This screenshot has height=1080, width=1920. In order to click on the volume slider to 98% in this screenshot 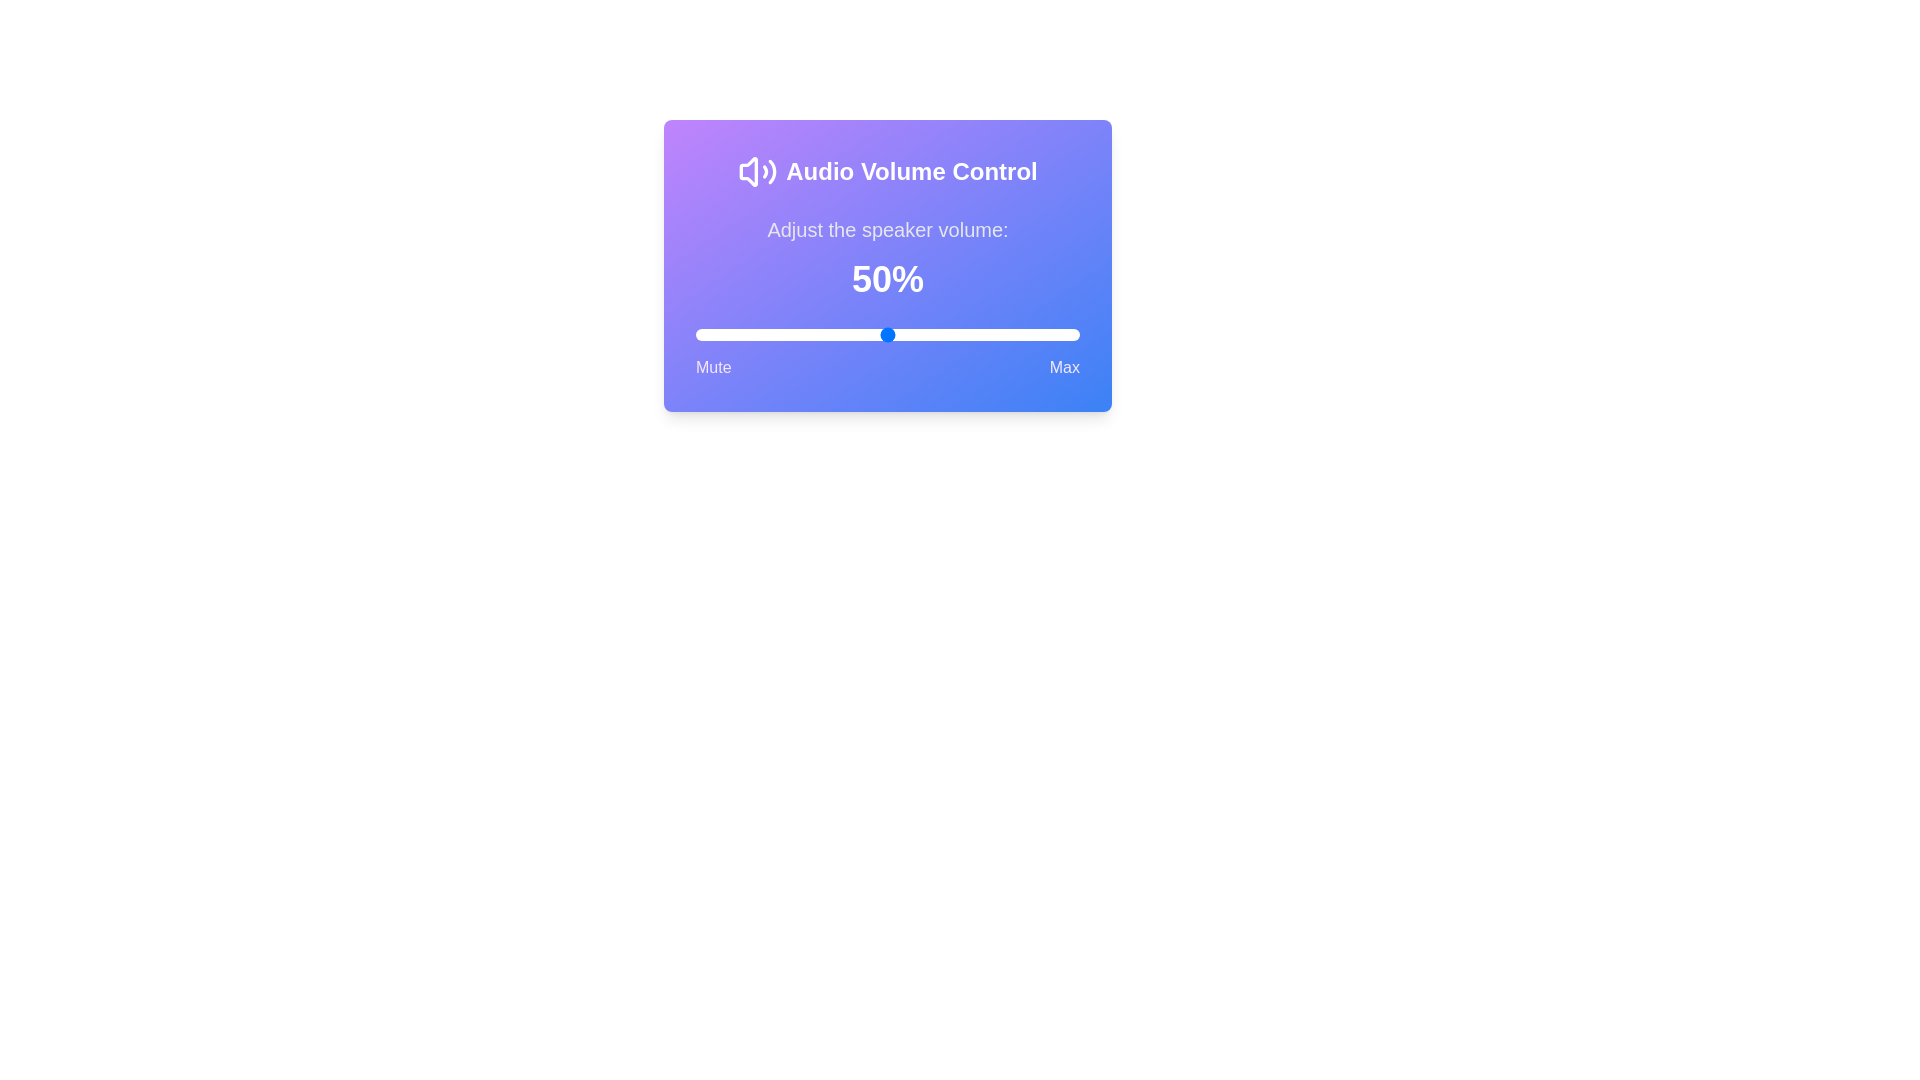, I will do `click(1071, 334)`.